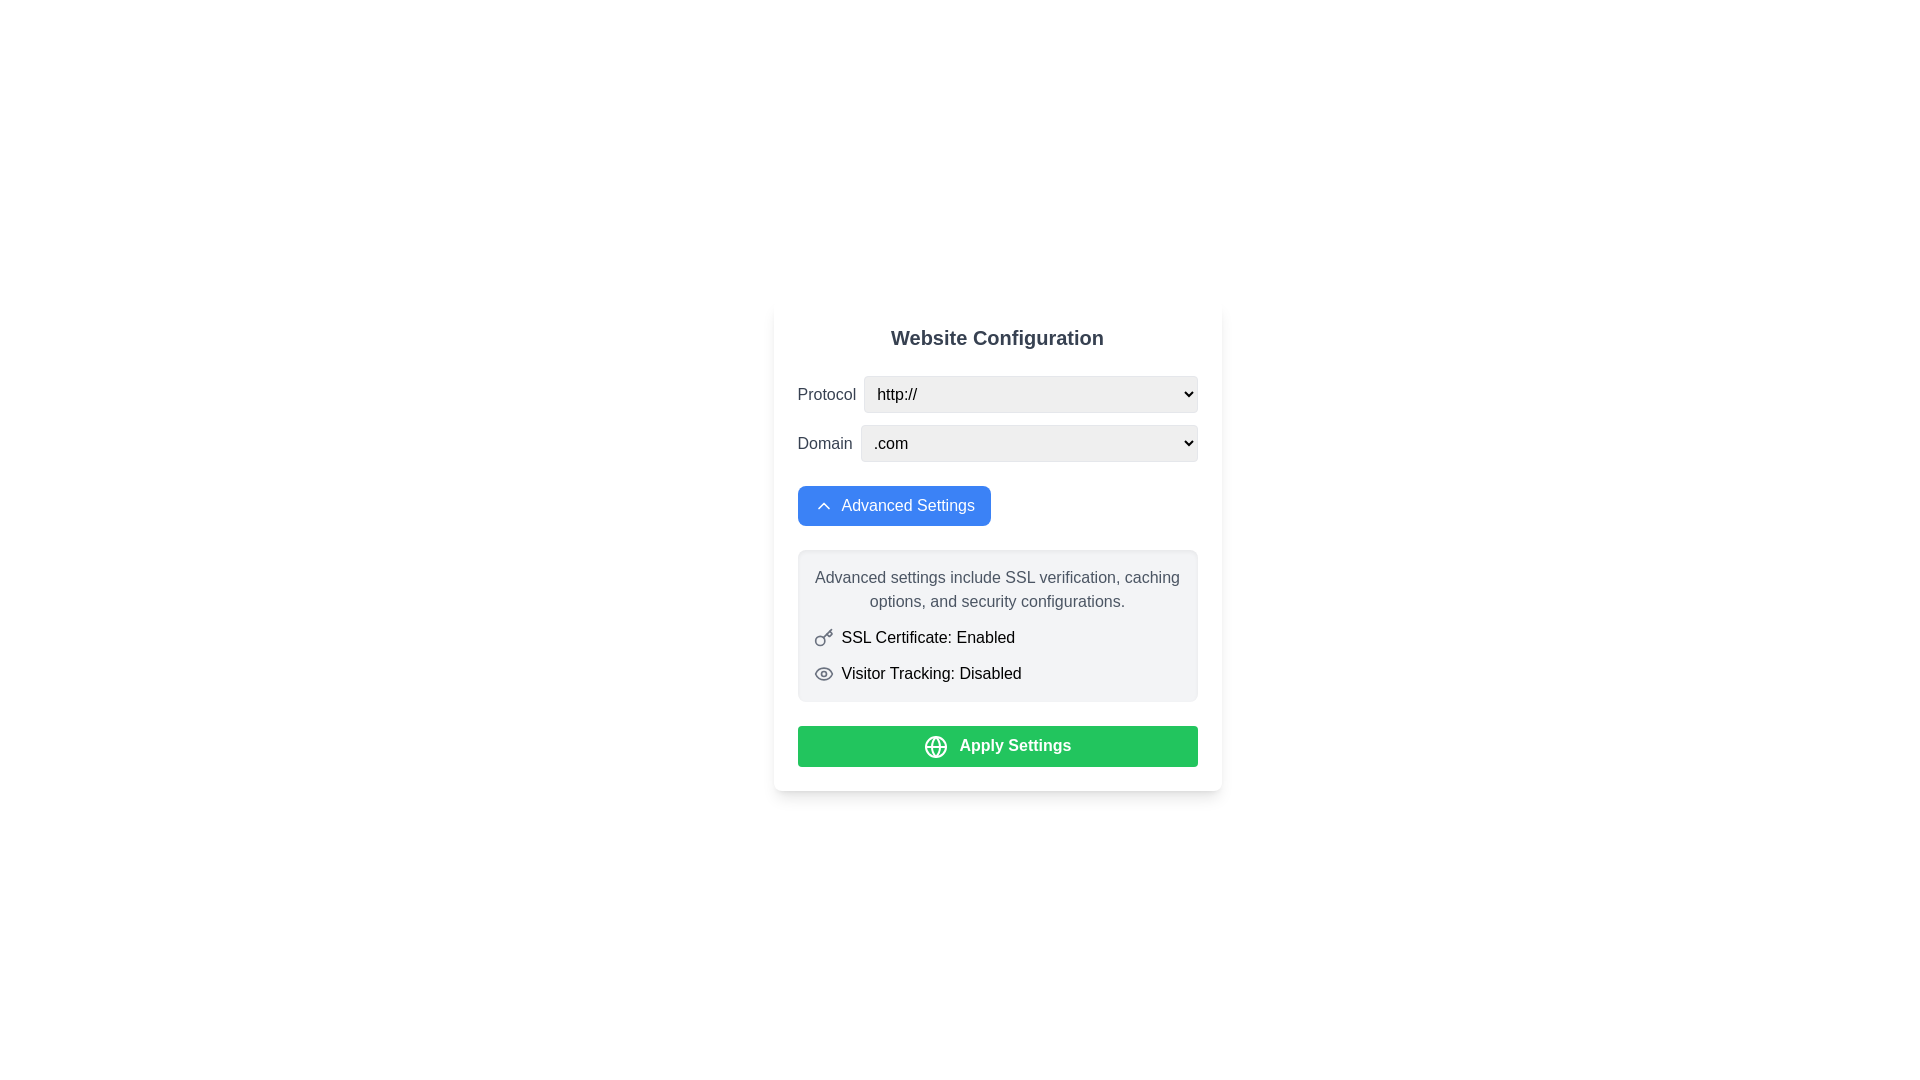 The image size is (1920, 1080). Describe the element at coordinates (997, 746) in the screenshot. I see `the rectangular green button labeled 'Apply Settings' located at the bottom of the 'Website Configuration' card section` at that location.